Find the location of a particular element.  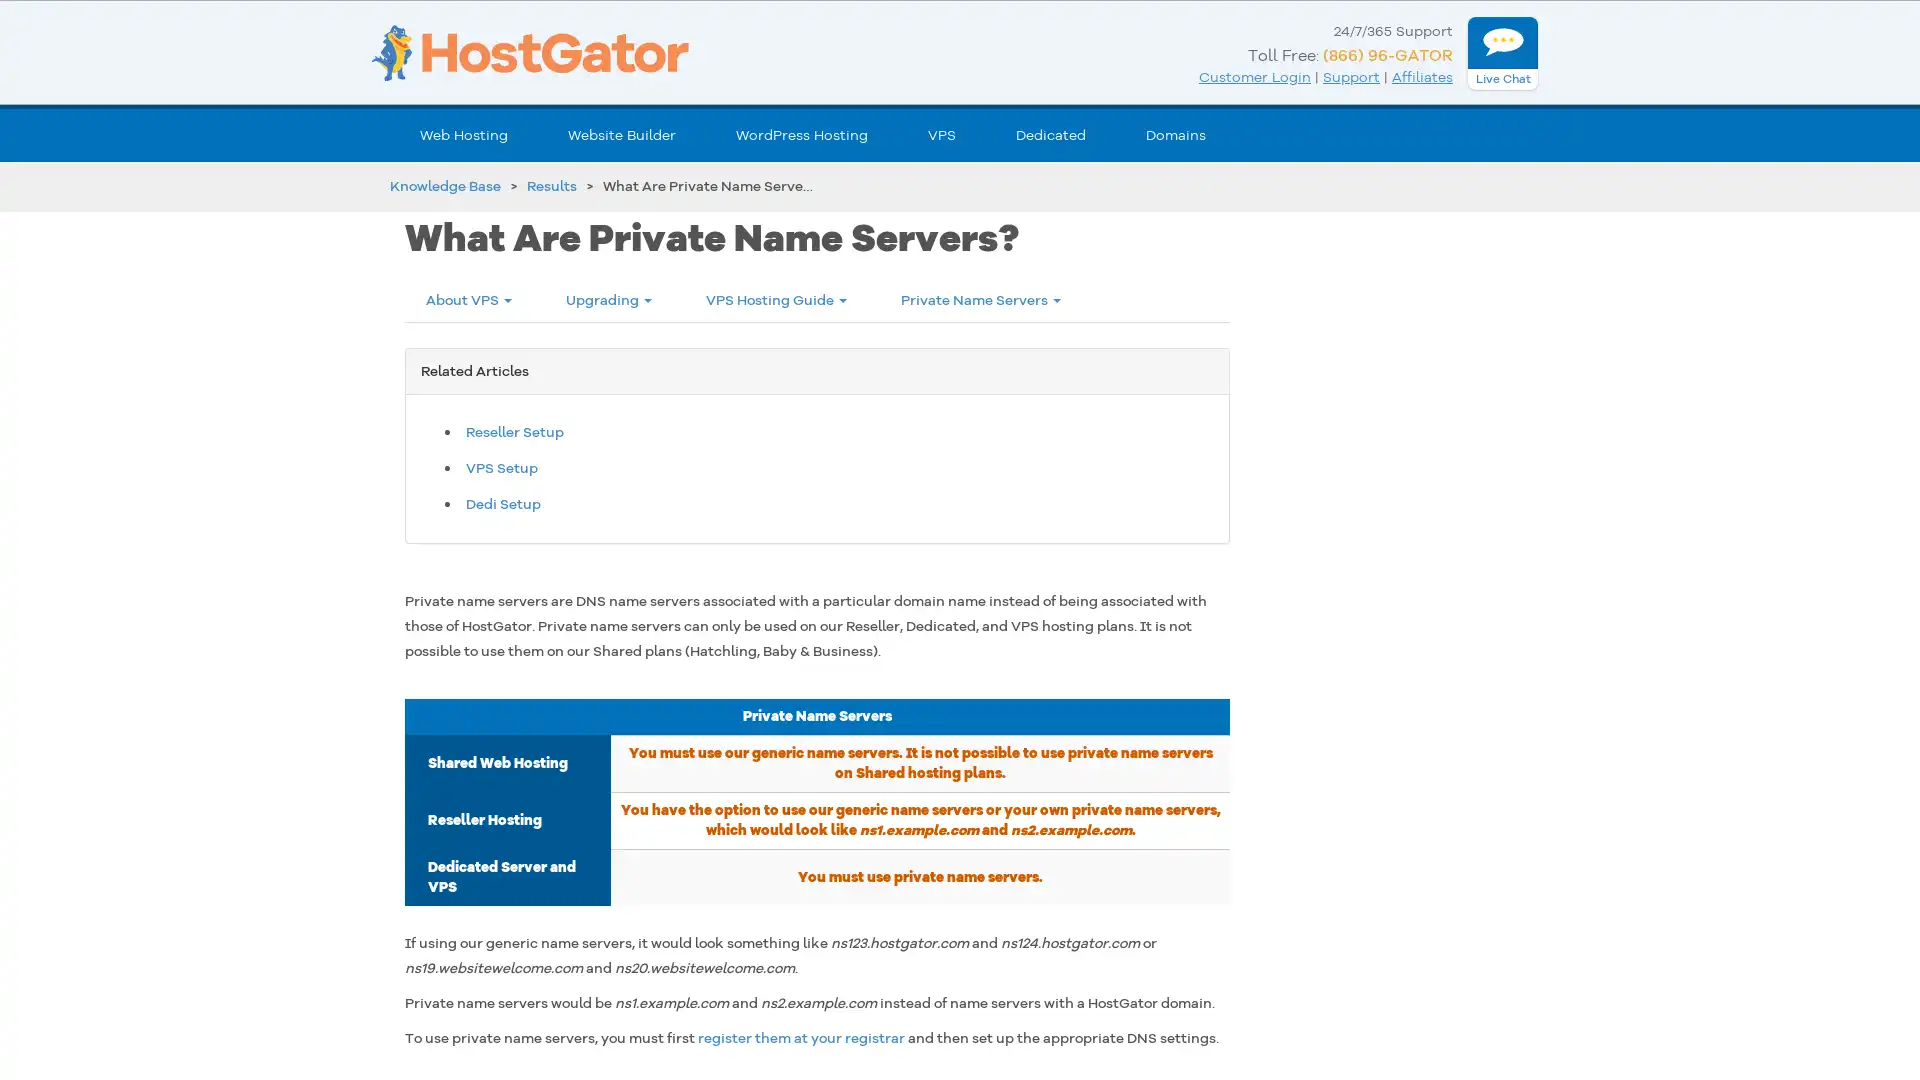

Cookies Settings is located at coordinates (203, 1012).